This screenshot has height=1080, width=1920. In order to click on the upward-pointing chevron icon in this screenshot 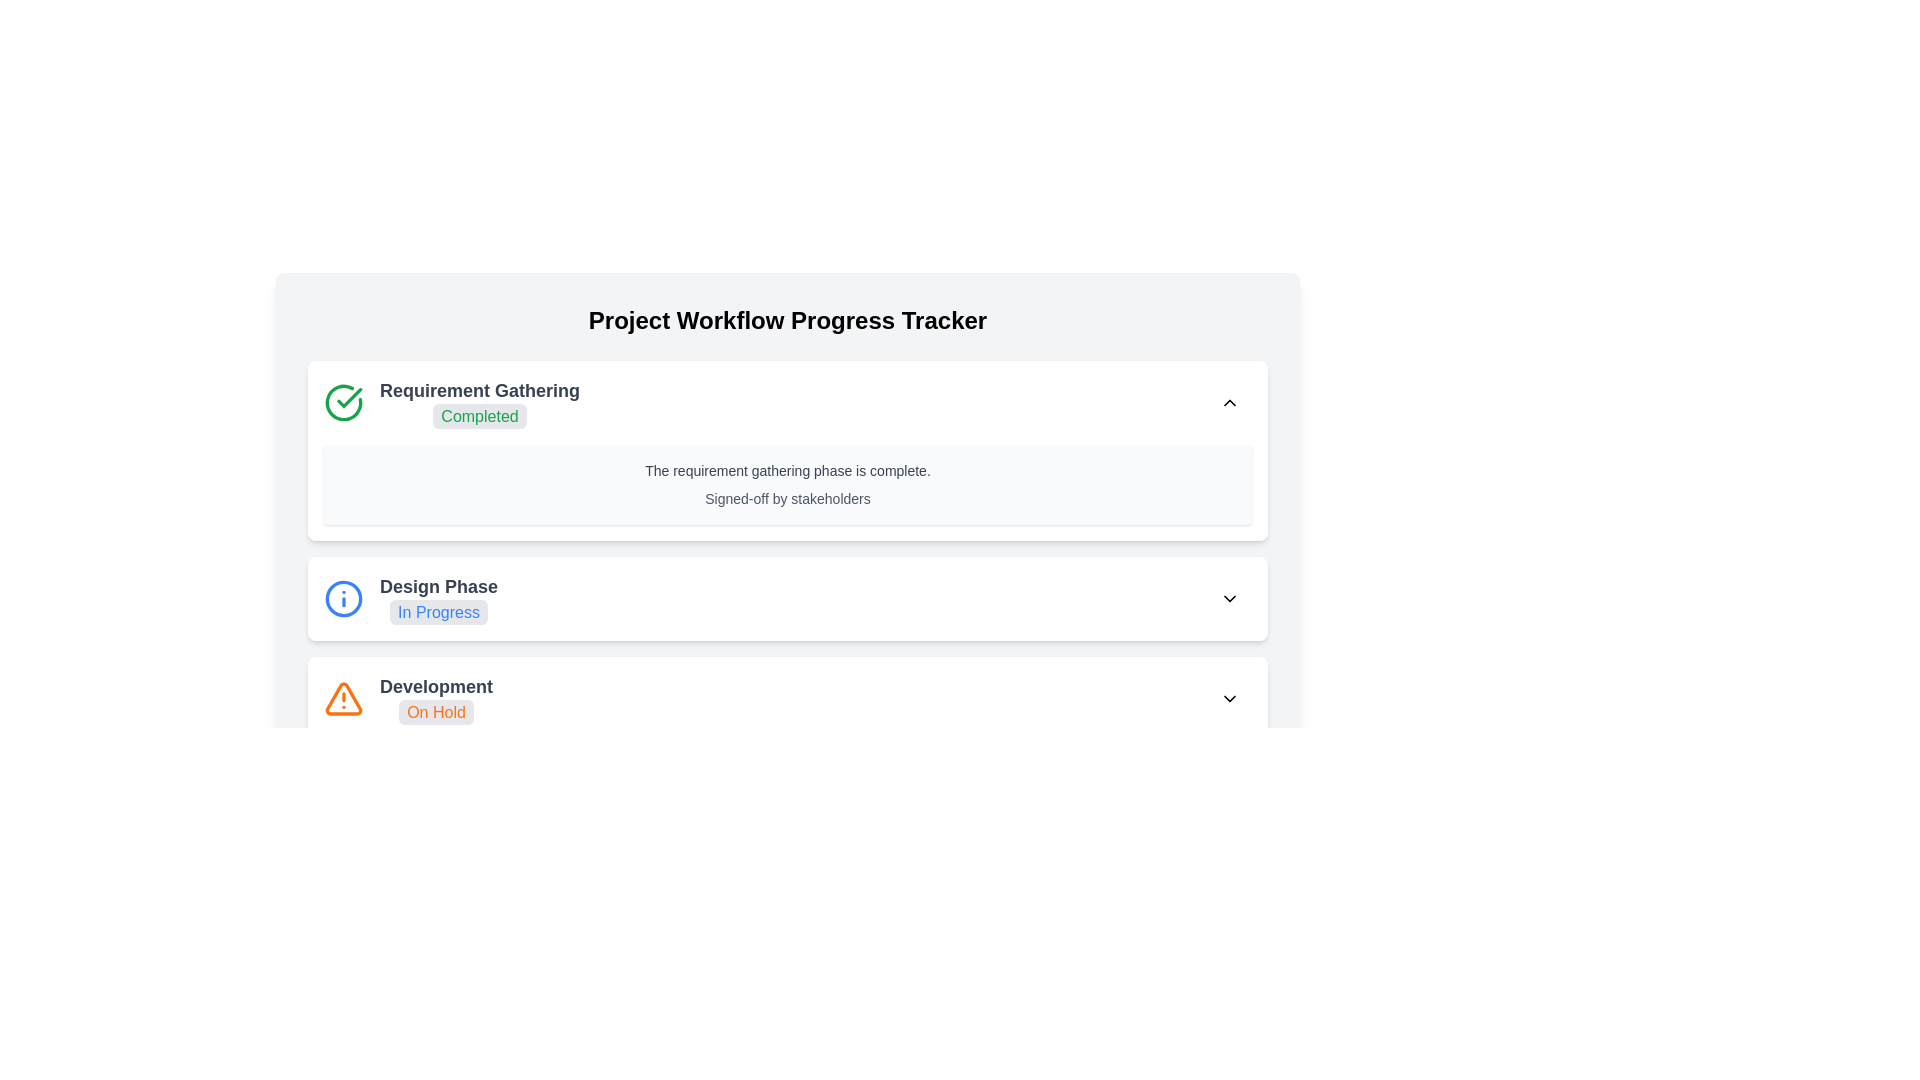, I will do `click(1228, 402)`.